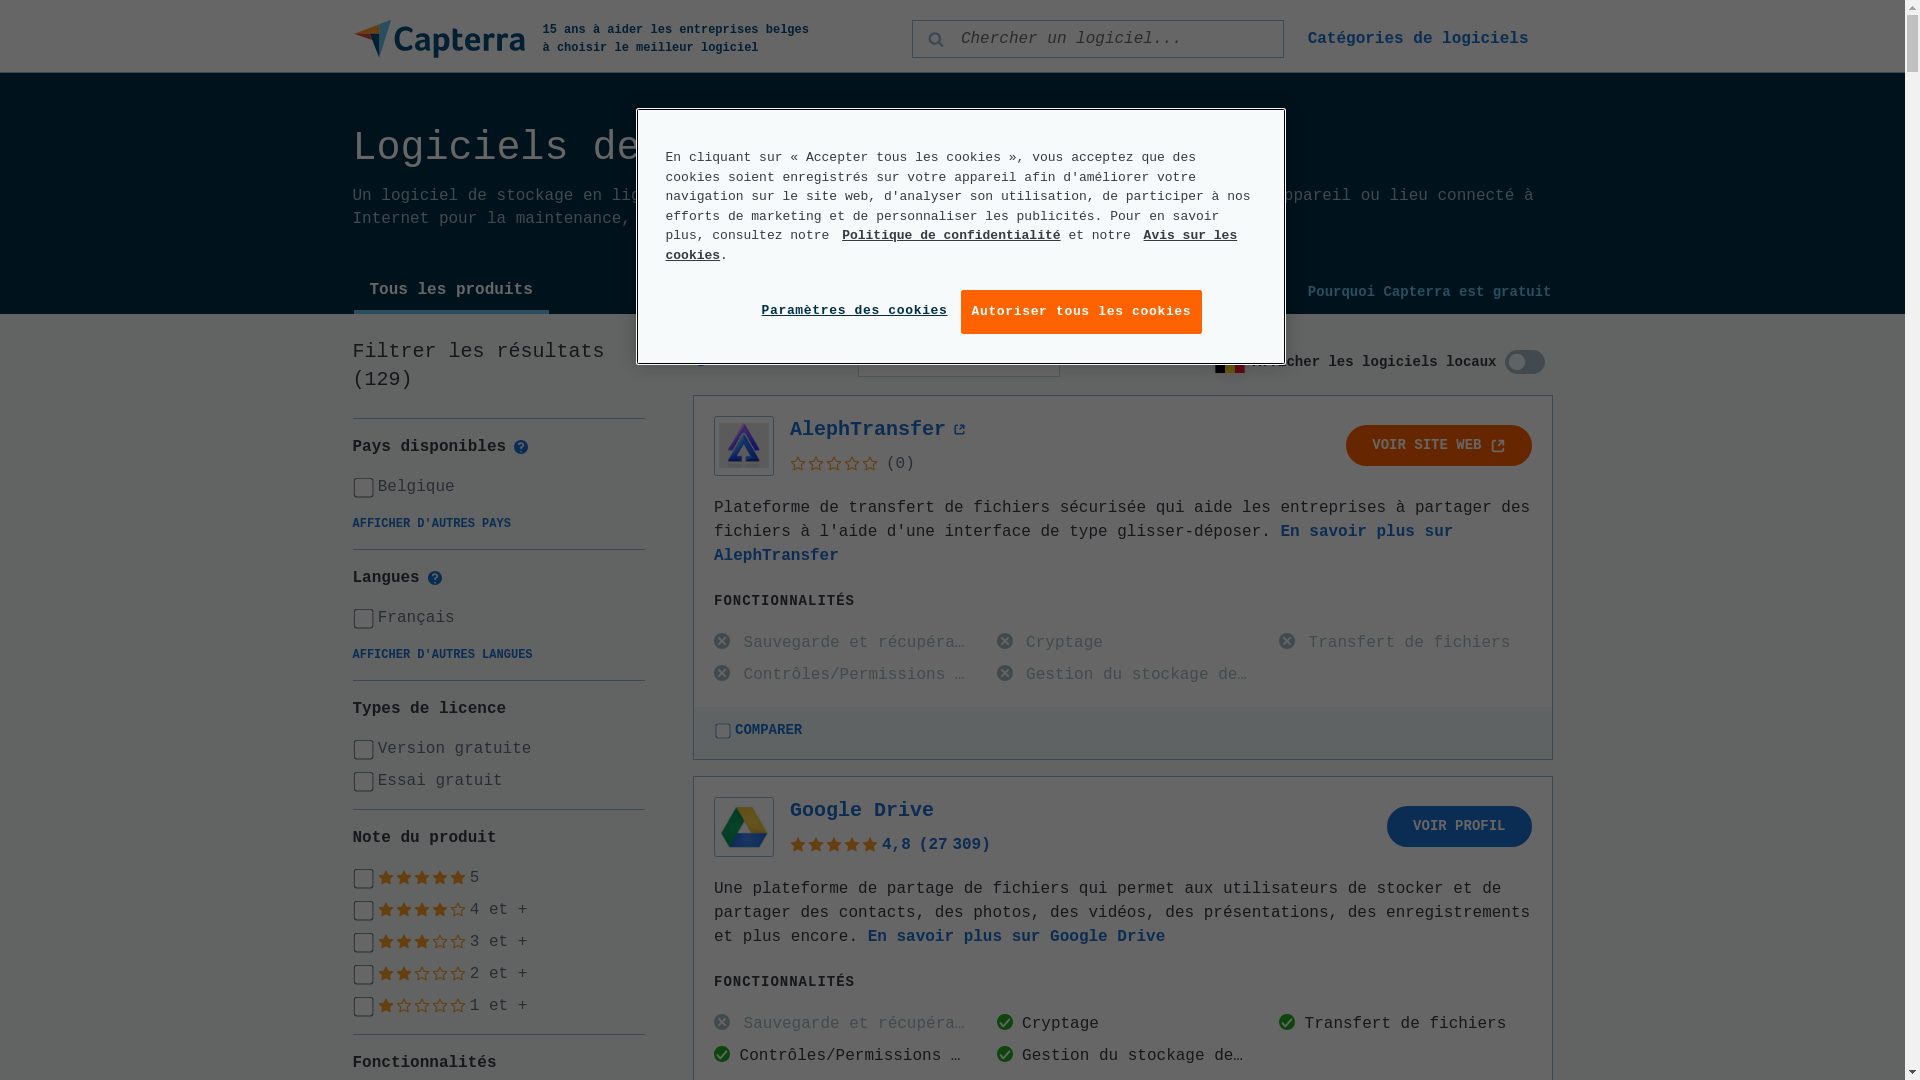  I want to click on '2 et +', so click(498, 973).